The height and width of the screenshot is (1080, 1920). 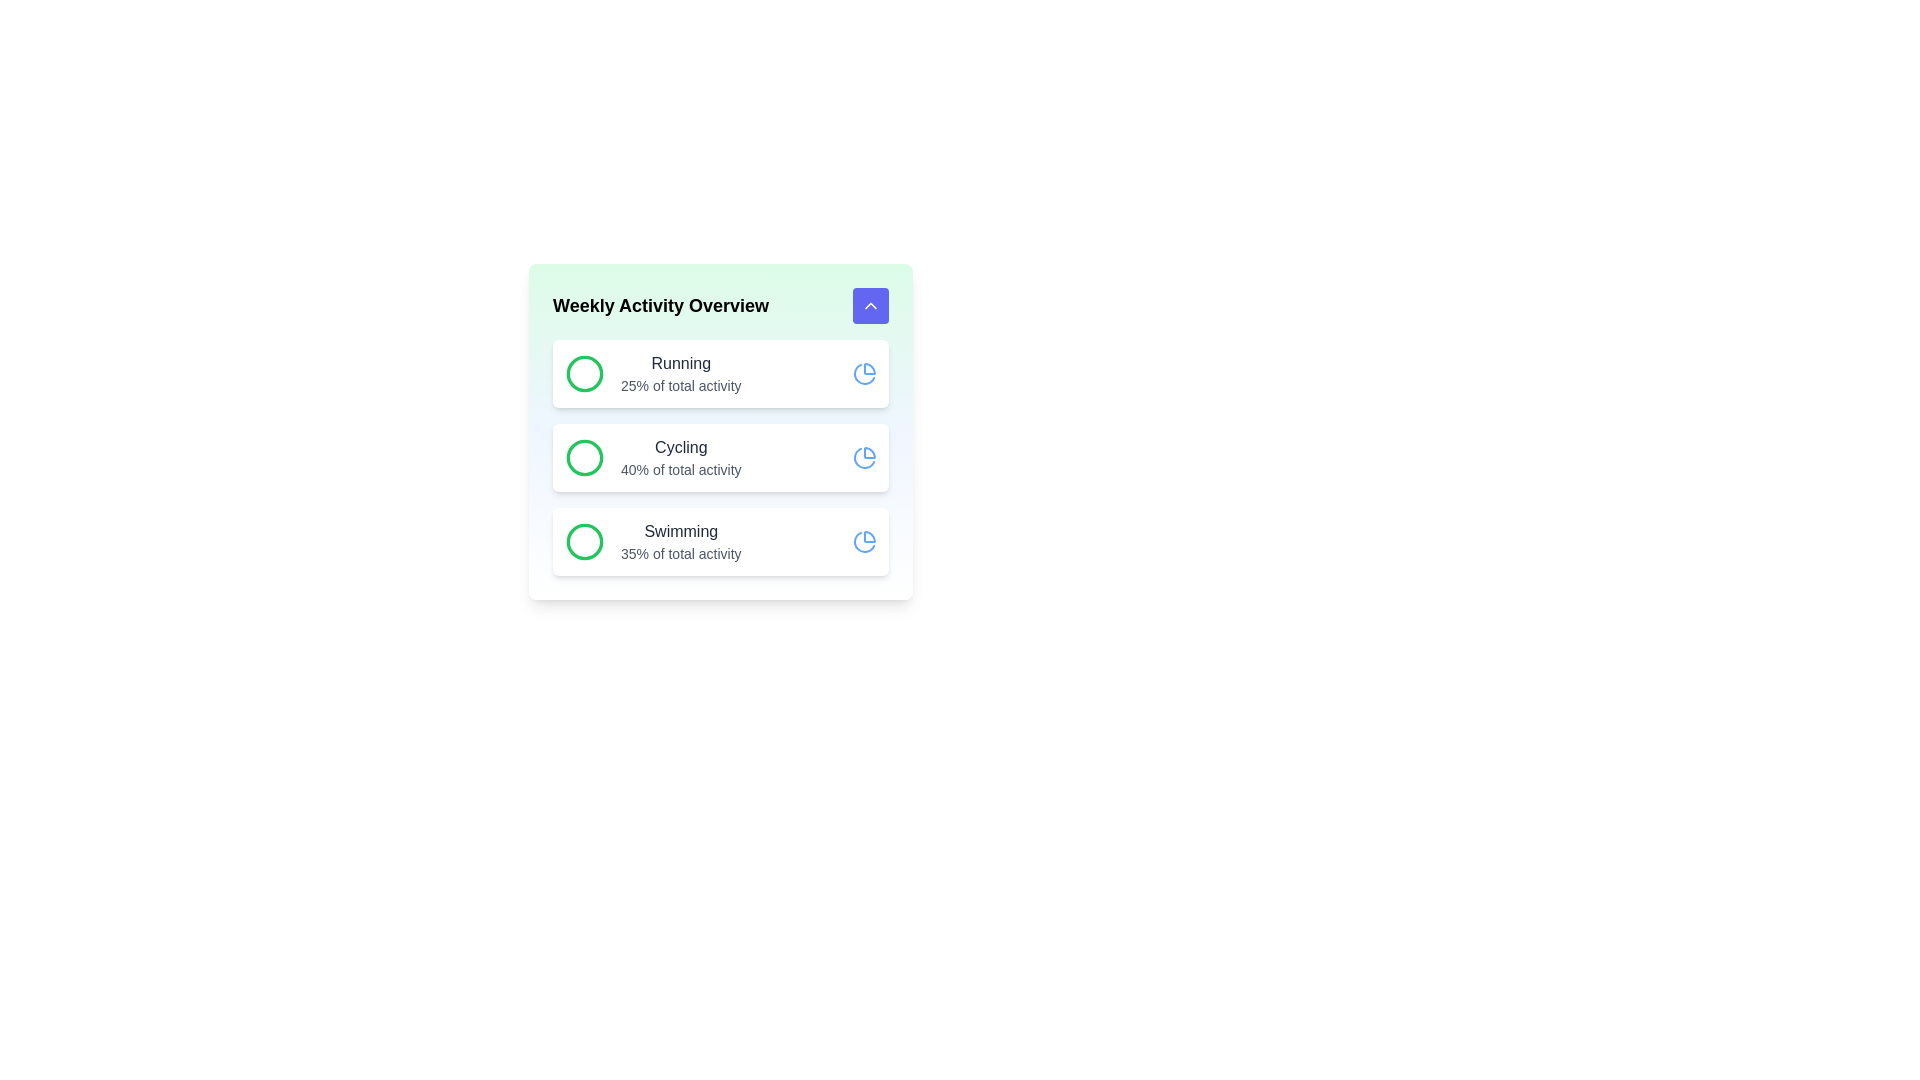 I want to click on the green circular icon representing the activity indicator next to the text 'Cycling 40% of total activity', so click(x=584, y=458).